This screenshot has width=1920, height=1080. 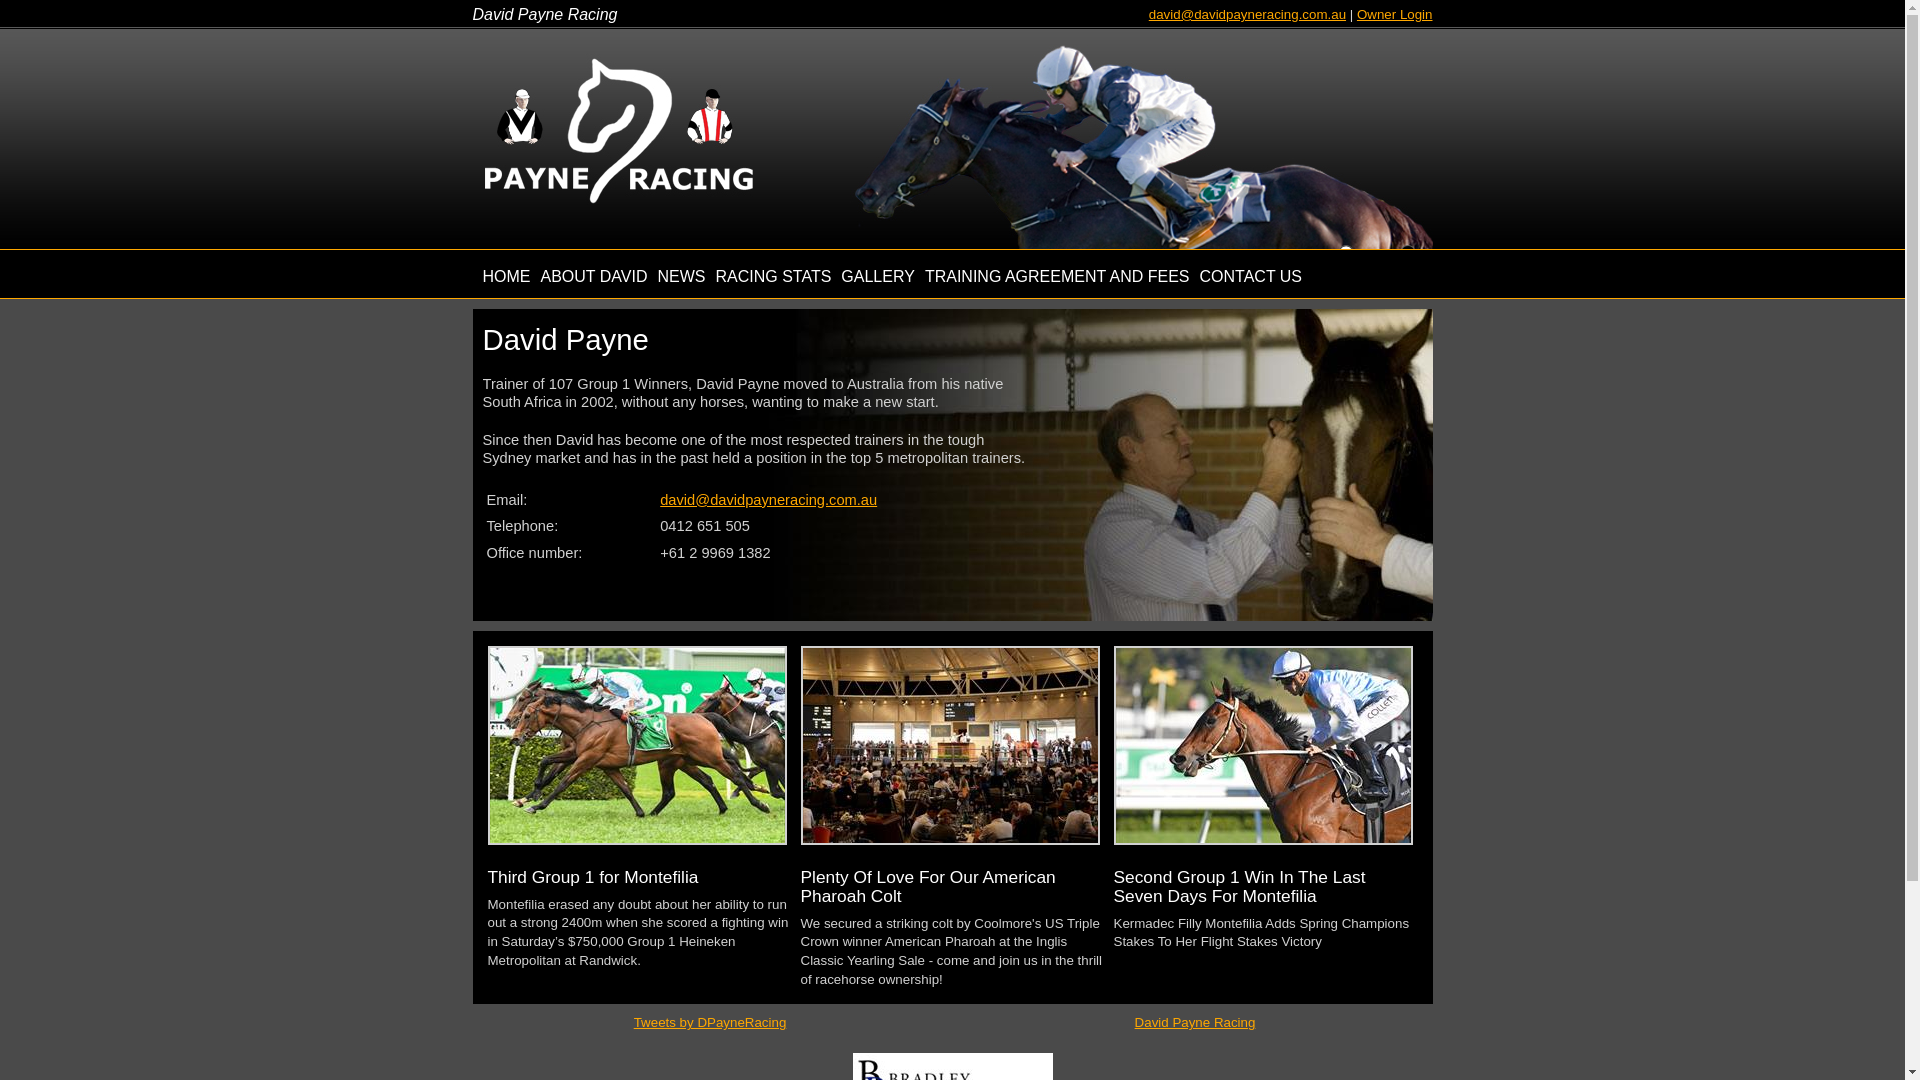 I want to click on 'Tweets by DPayneRacing', so click(x=710, y=1022).